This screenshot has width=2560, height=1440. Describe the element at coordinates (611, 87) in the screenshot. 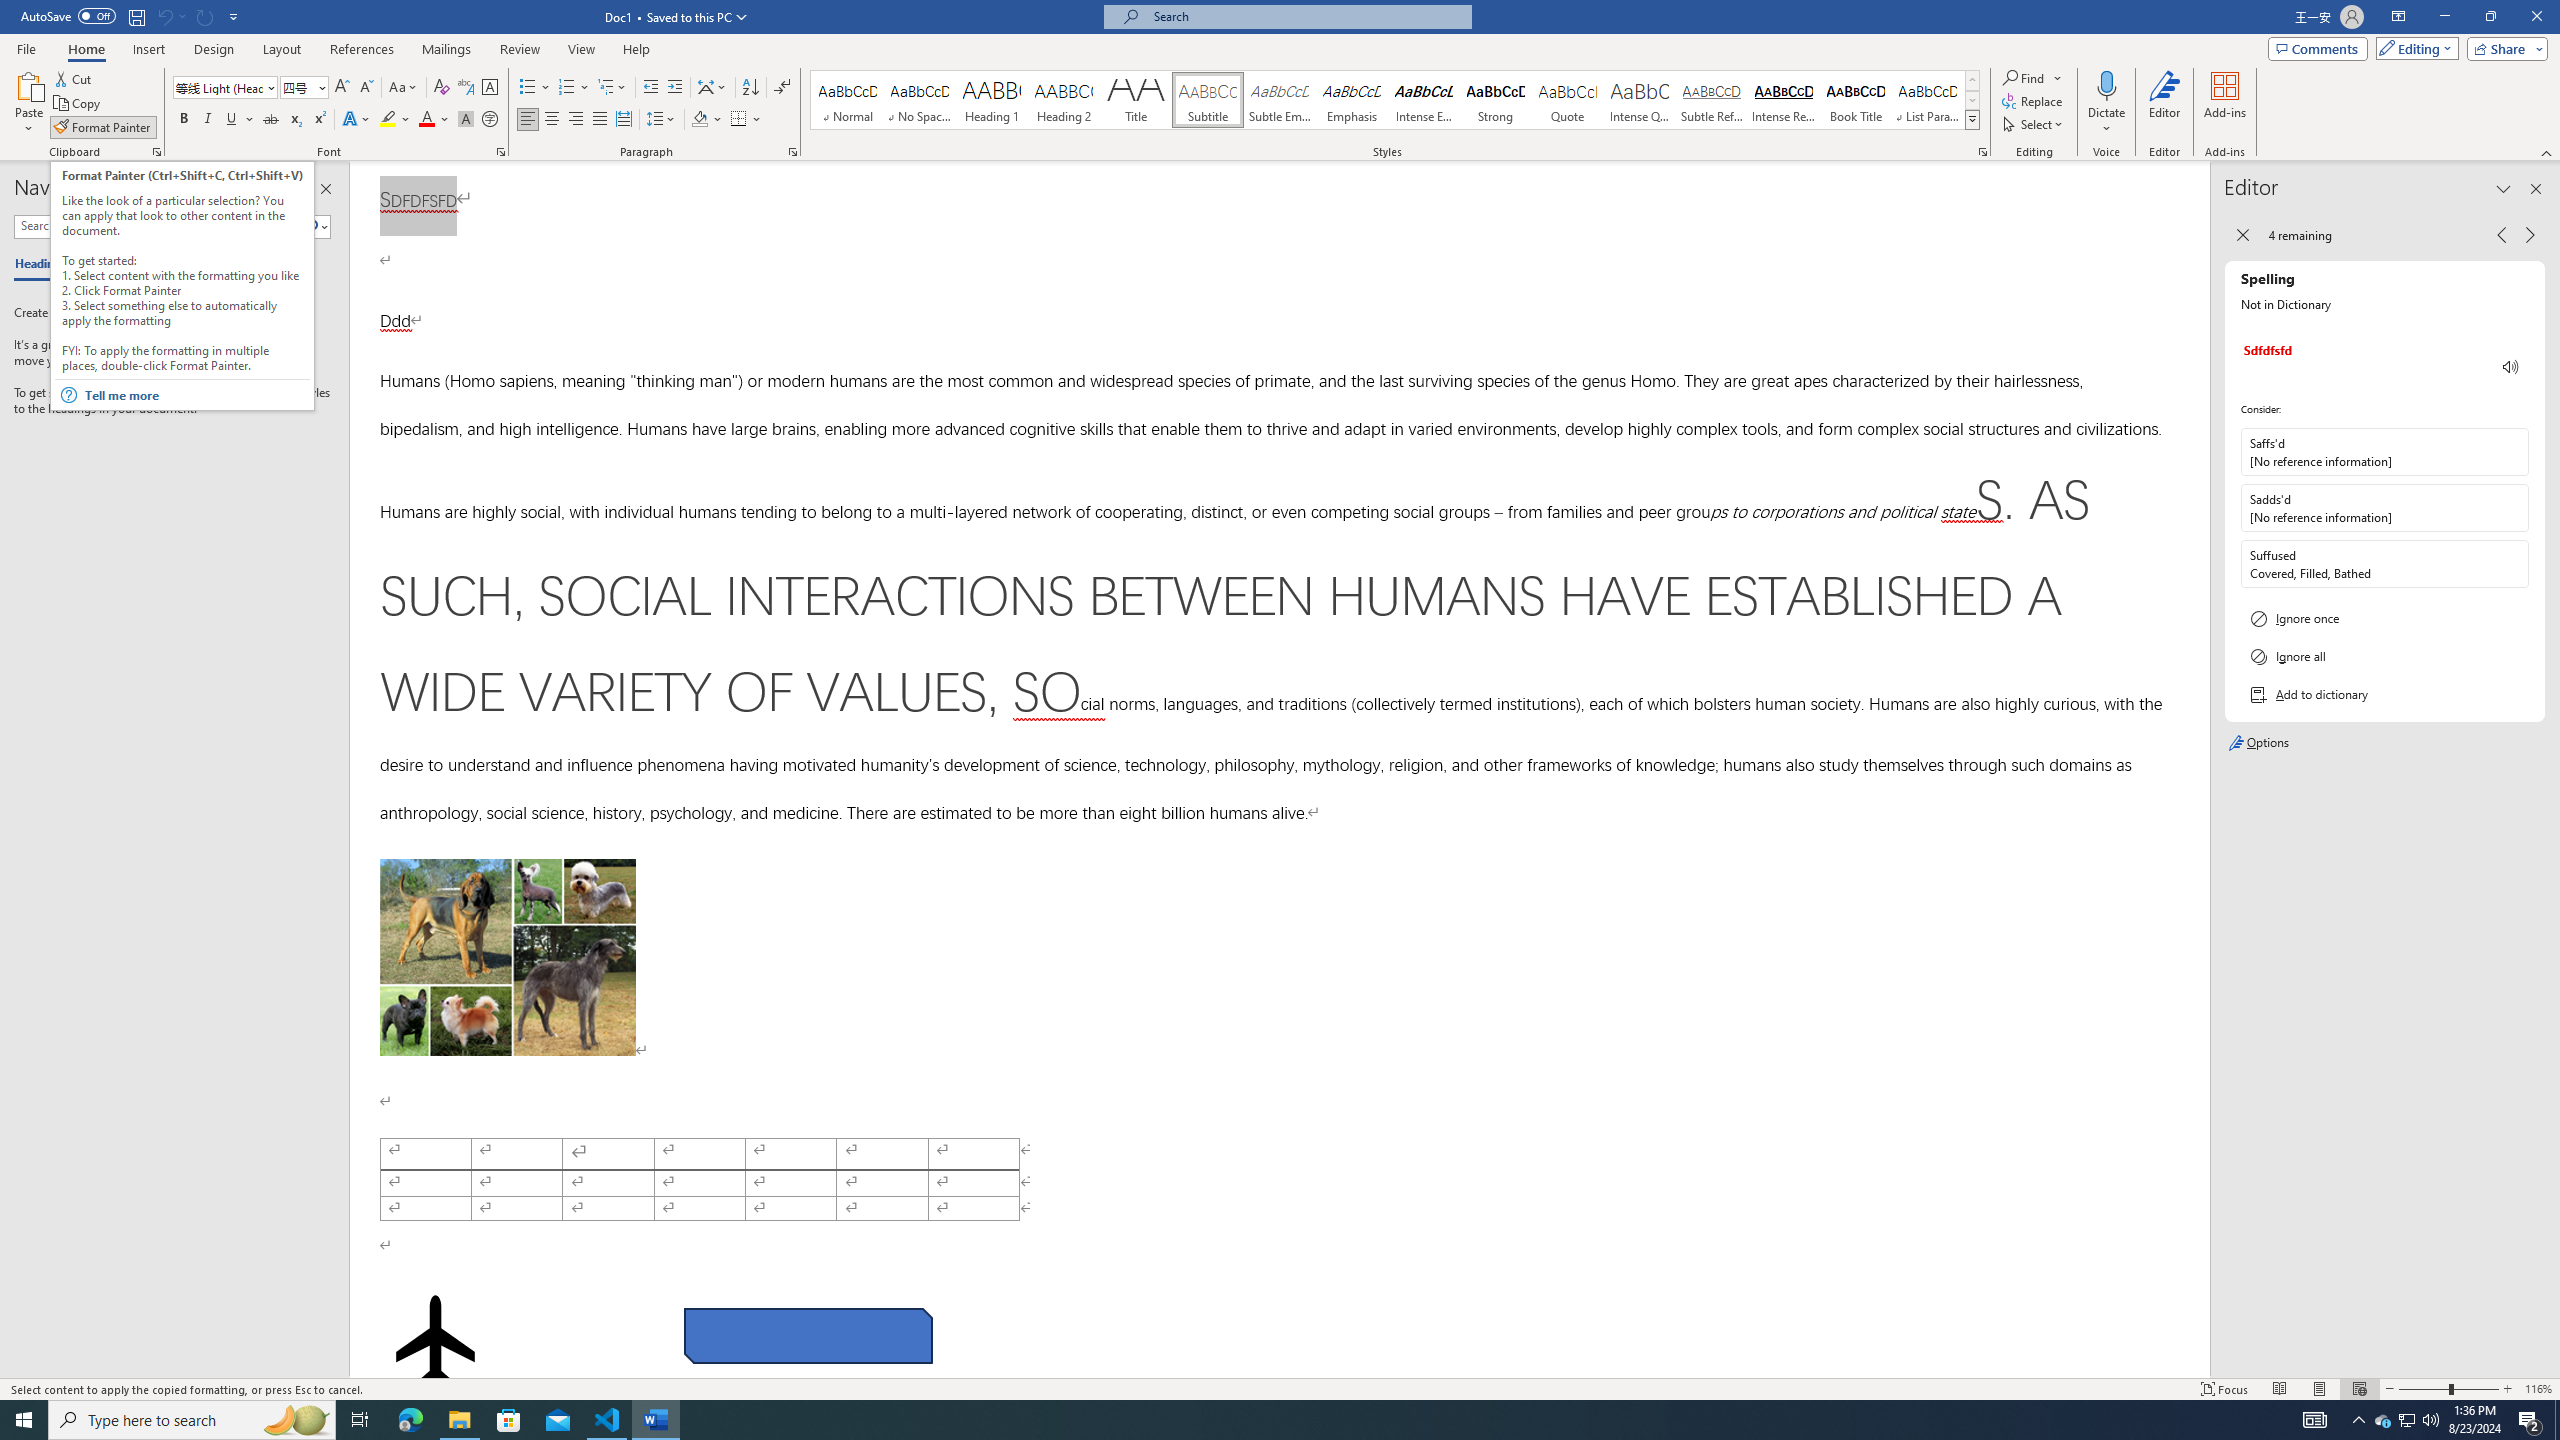

I see `'Multilevel List'` at that location.